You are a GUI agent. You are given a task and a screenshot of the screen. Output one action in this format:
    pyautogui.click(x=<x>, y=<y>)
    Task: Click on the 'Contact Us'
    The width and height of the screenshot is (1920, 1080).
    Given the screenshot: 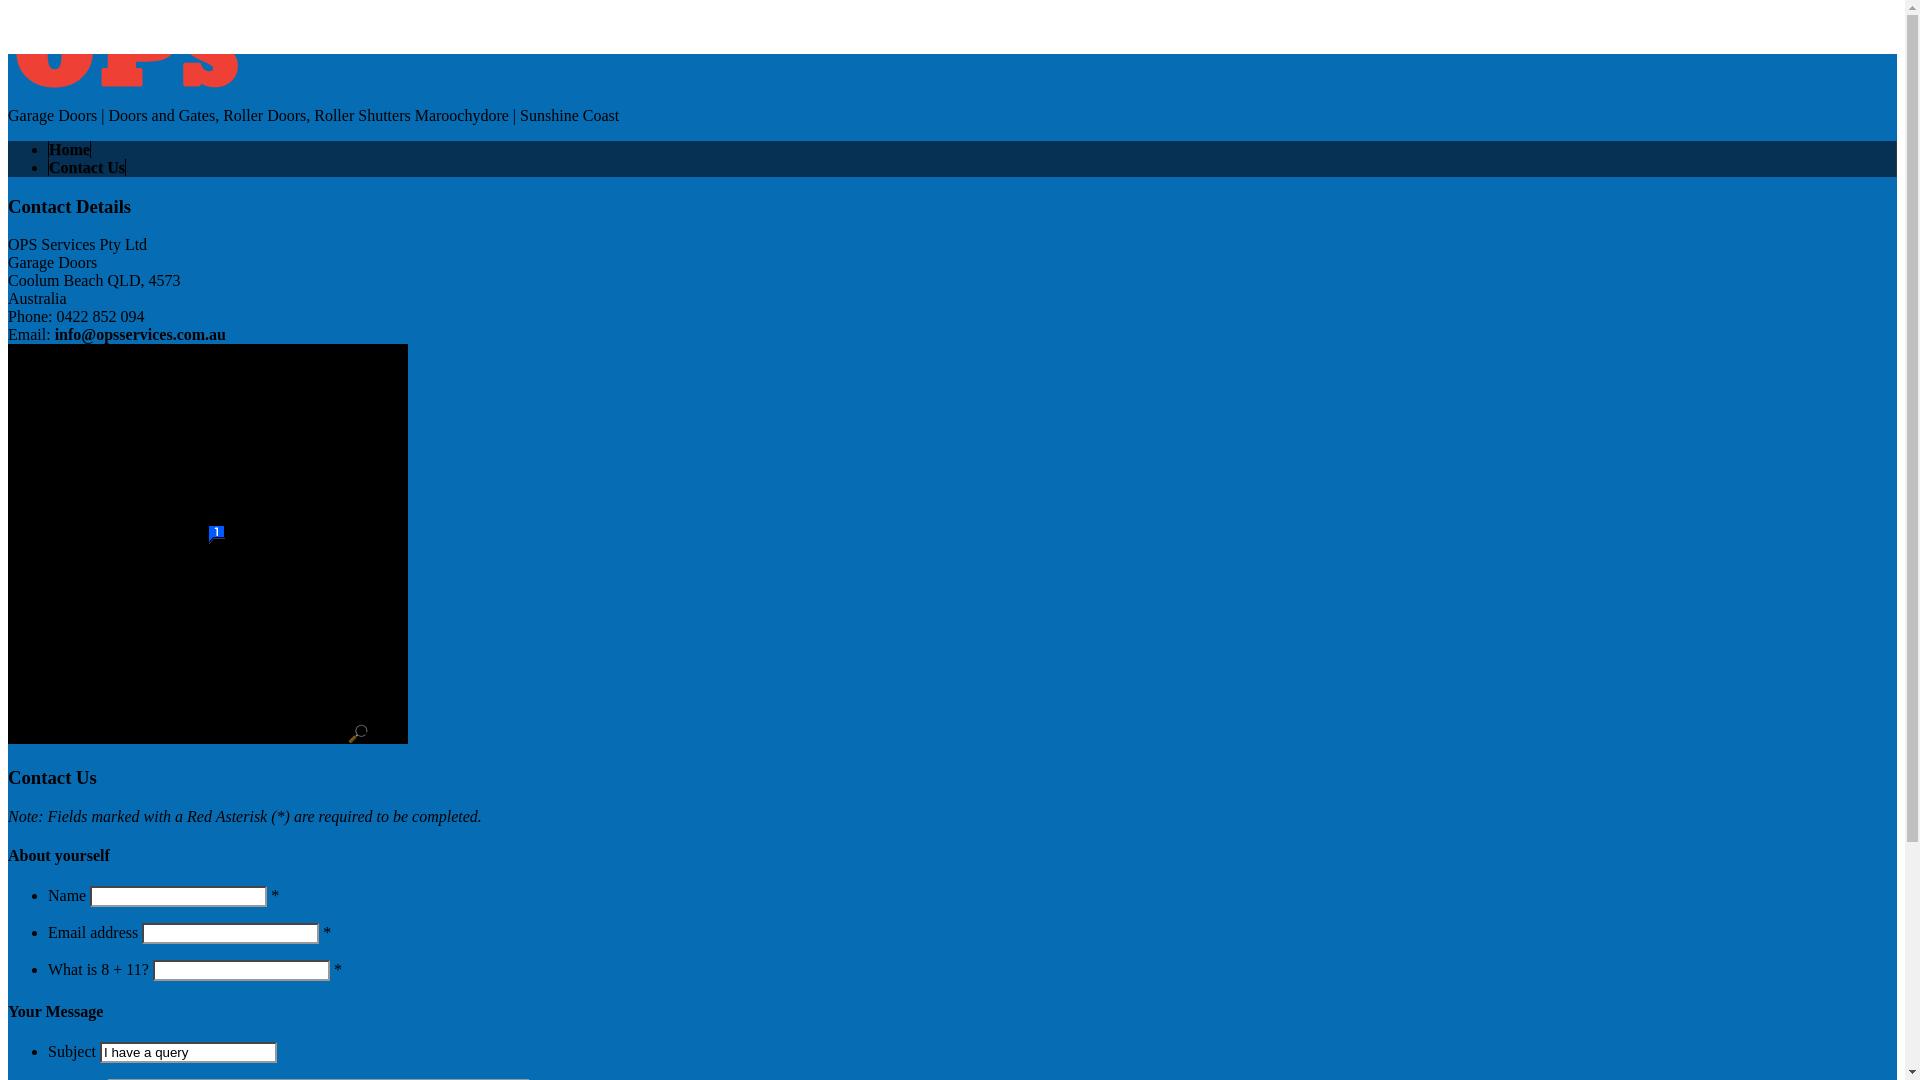 What is the action you would take?
    pyautogui.click(x=85, y=166)
    